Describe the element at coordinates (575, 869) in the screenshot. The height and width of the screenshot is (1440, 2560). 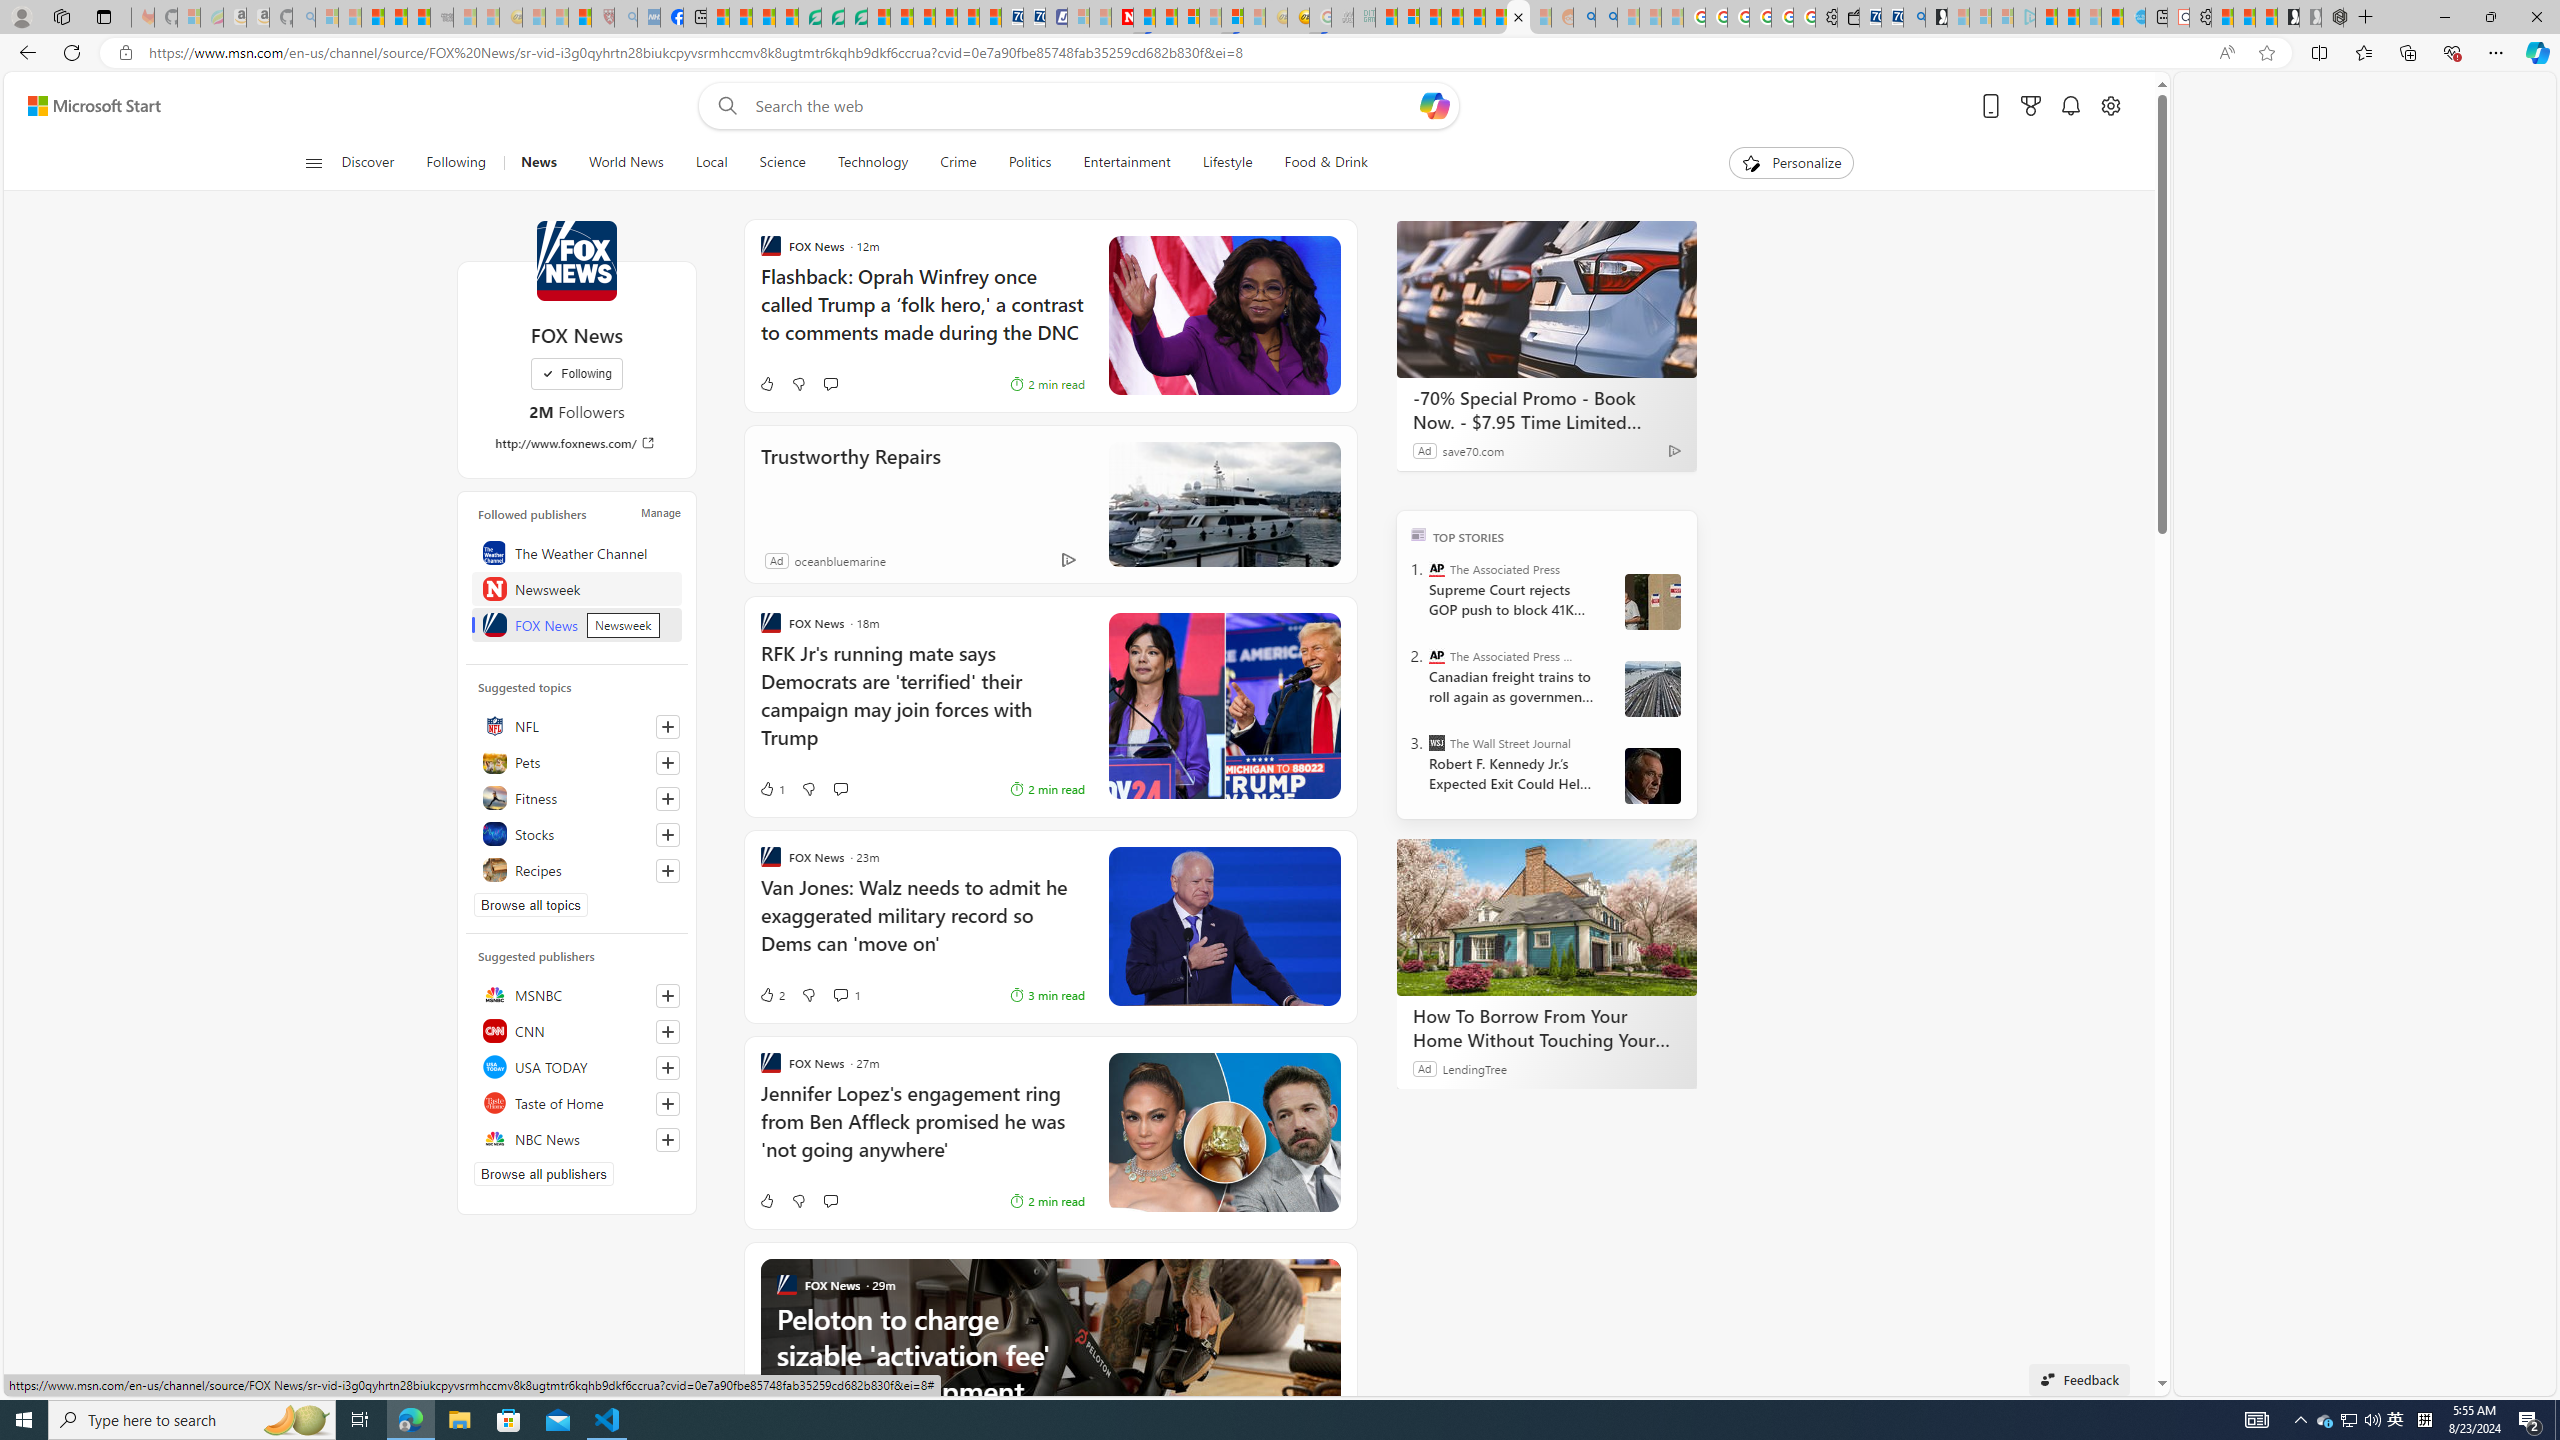
I see `'Recipes'` at that location.